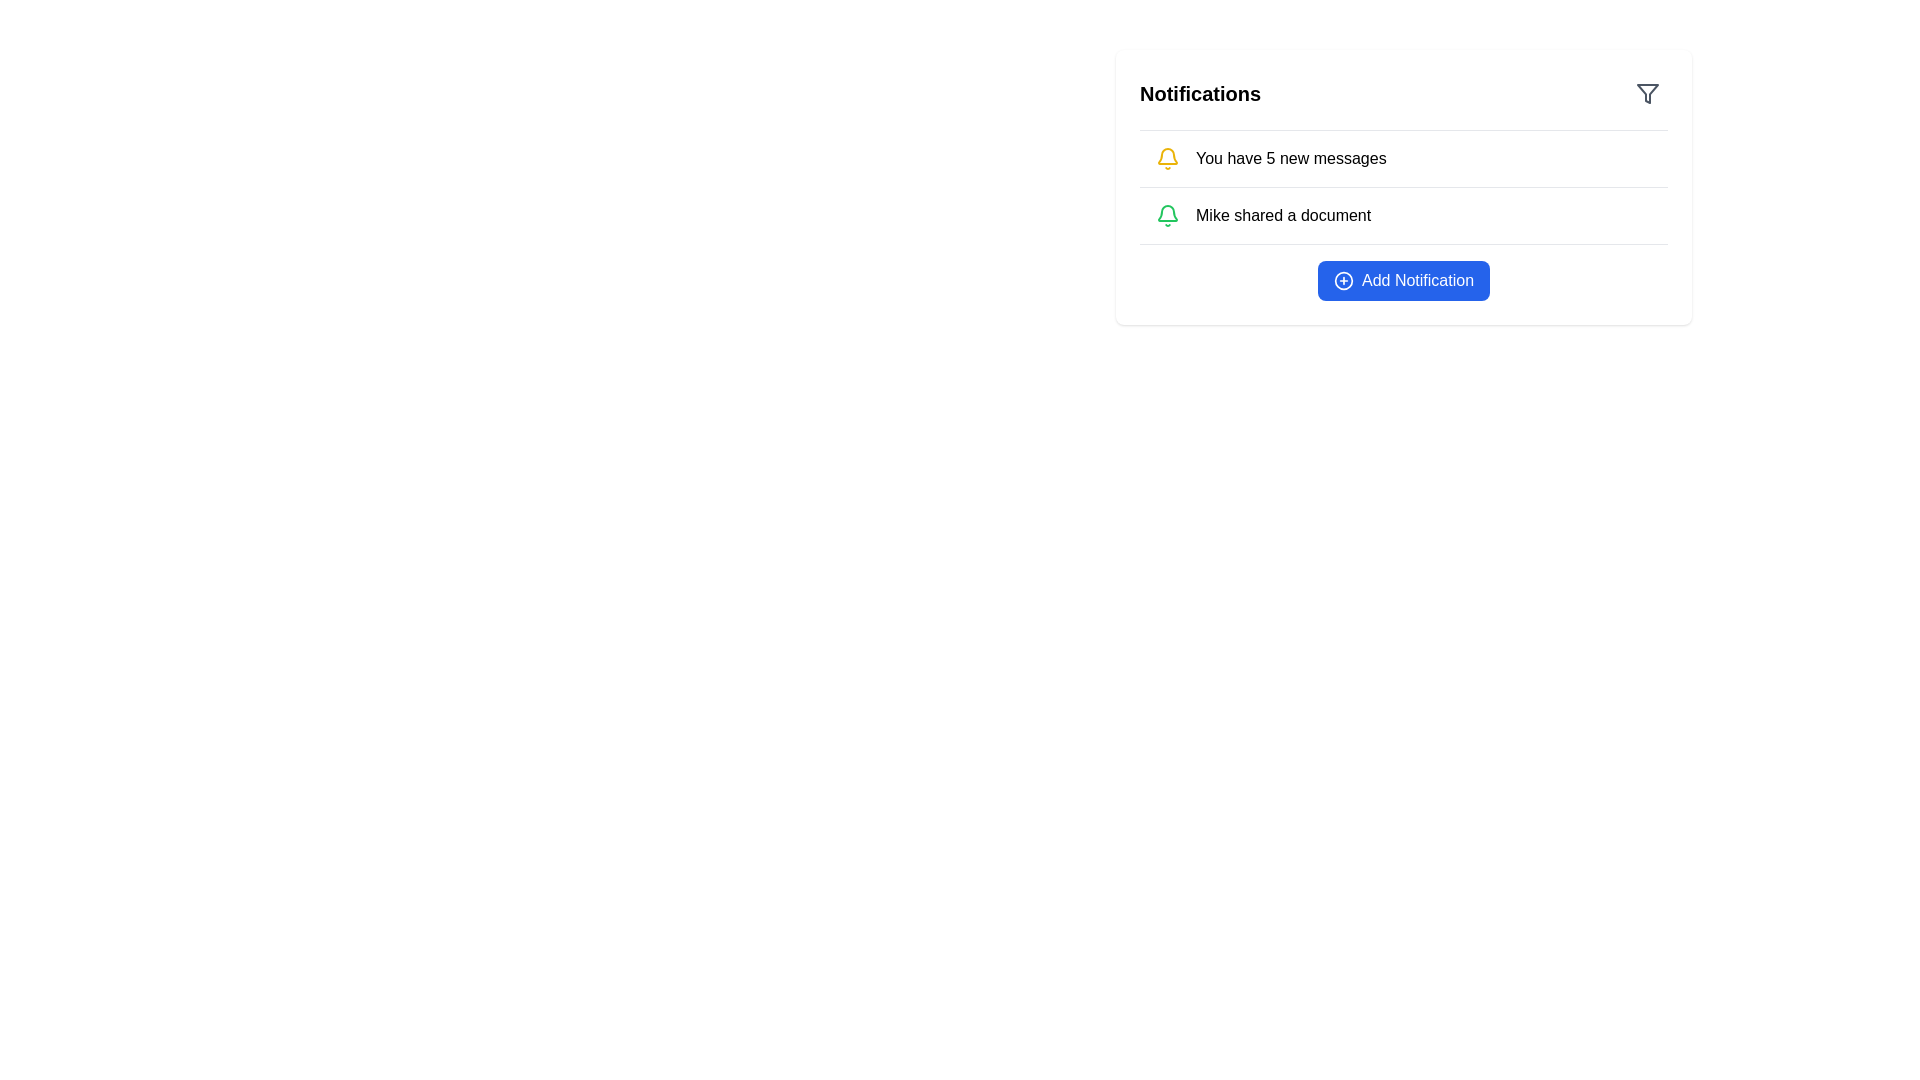  I want to click on the text label displaying 'Mike shared a document' located in the notification panel, specifically as the second notification entry adjacent to a green bell icon, so click(1283, 216).